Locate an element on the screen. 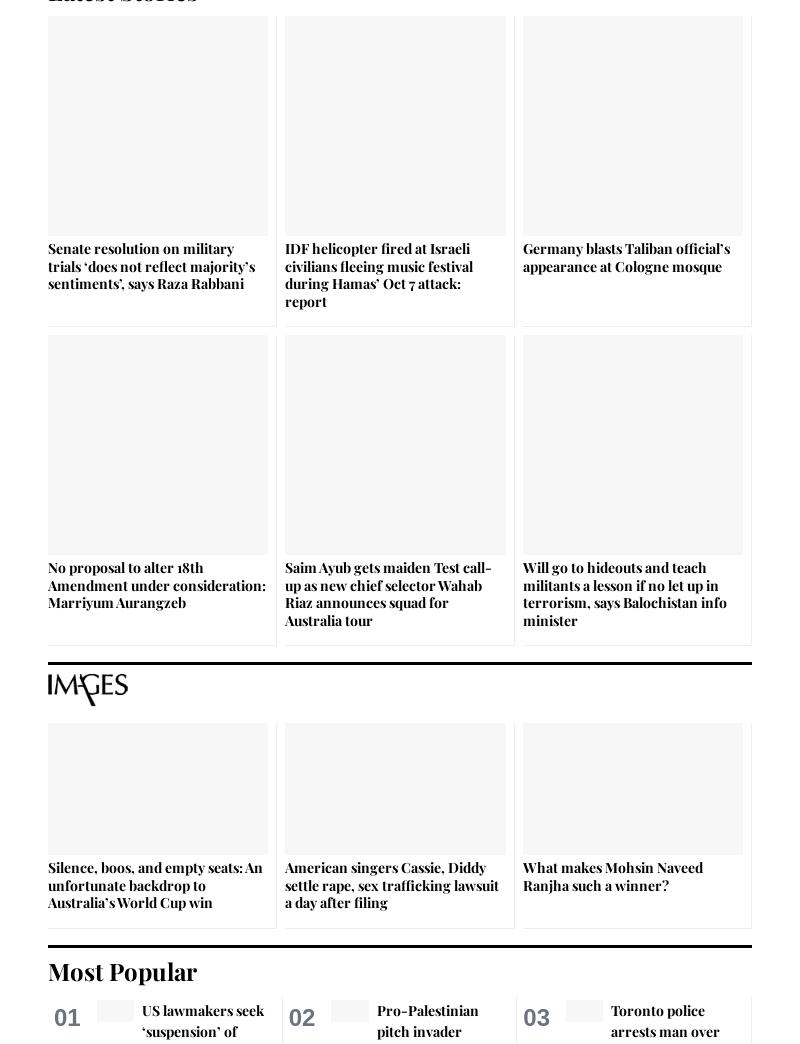 Image resolution: width=800 pixels, height=1044 pixels. 'American singers Cassie, Diddy settle rape, sex trafficking lawsuit a day after filing' is located at coordinates (391, 884).